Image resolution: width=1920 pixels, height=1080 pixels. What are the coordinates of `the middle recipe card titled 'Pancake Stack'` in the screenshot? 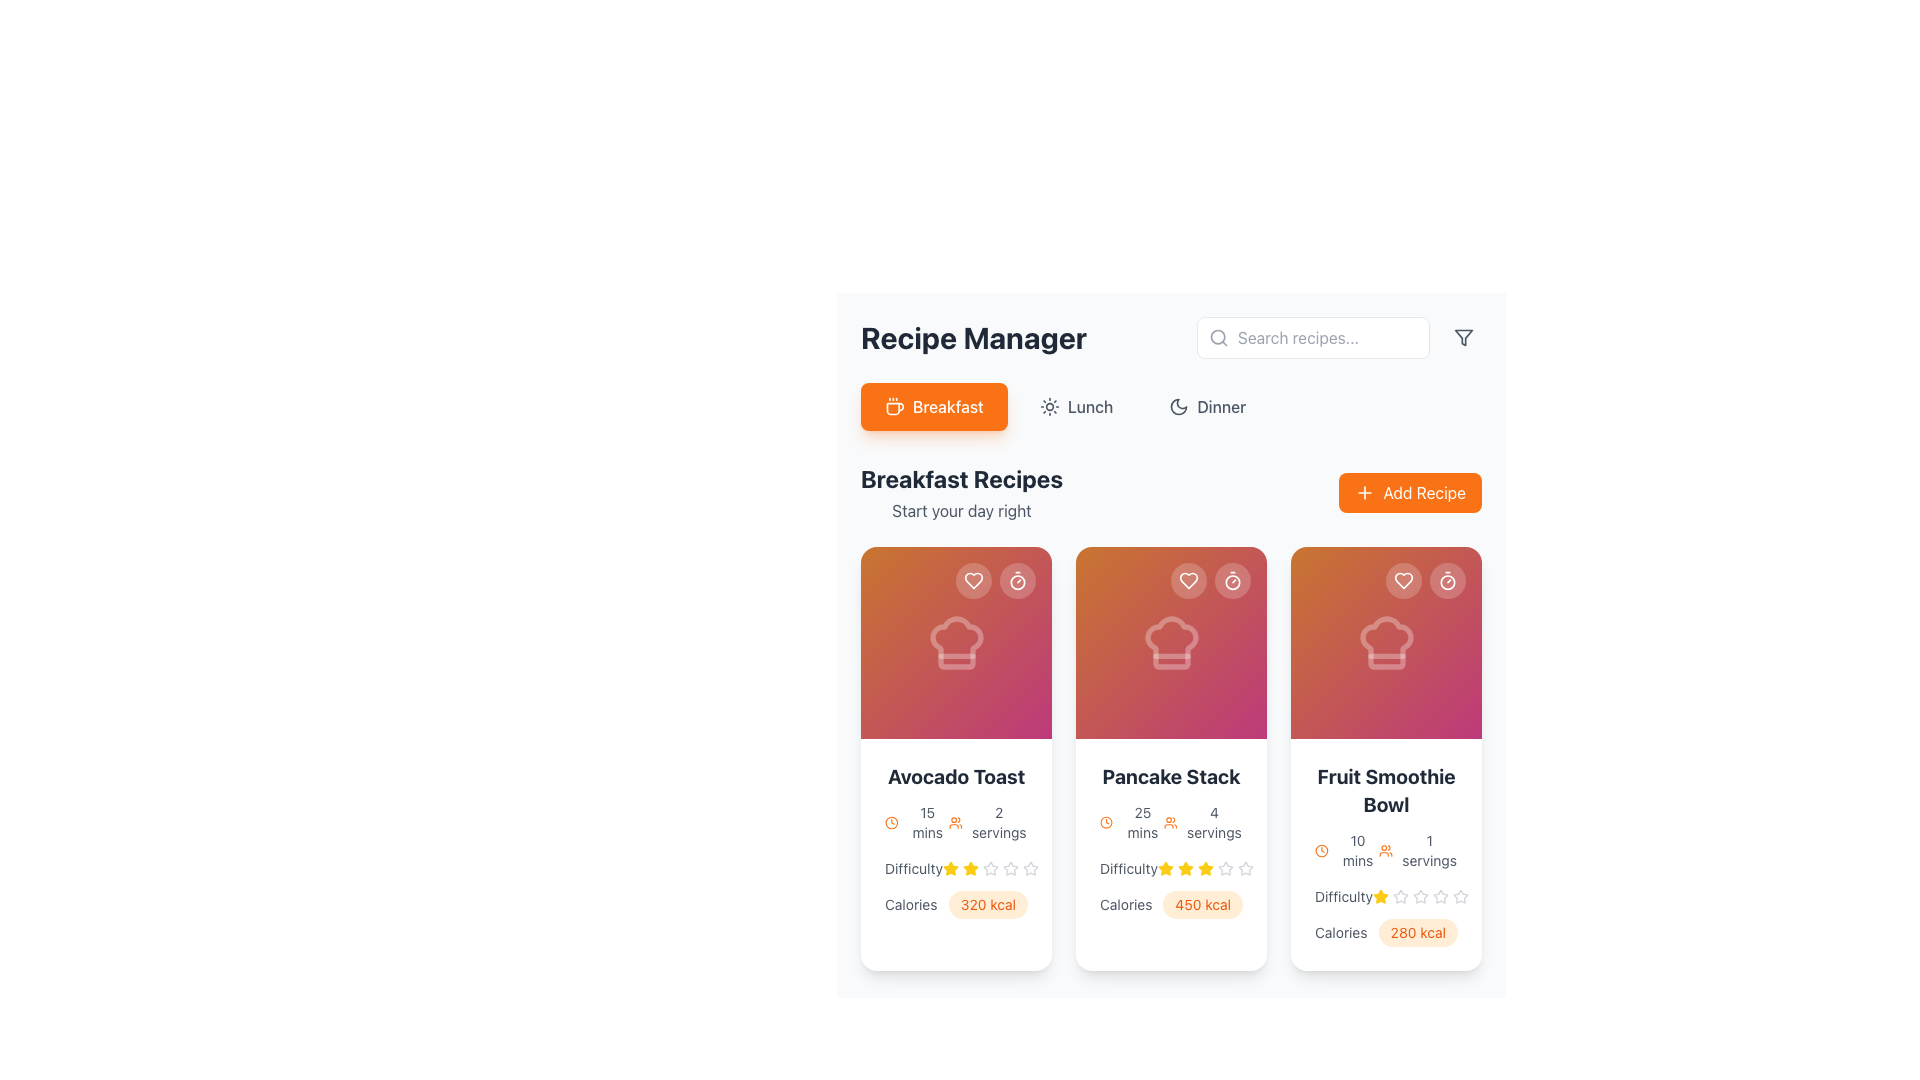 It's located at (1171, 759).